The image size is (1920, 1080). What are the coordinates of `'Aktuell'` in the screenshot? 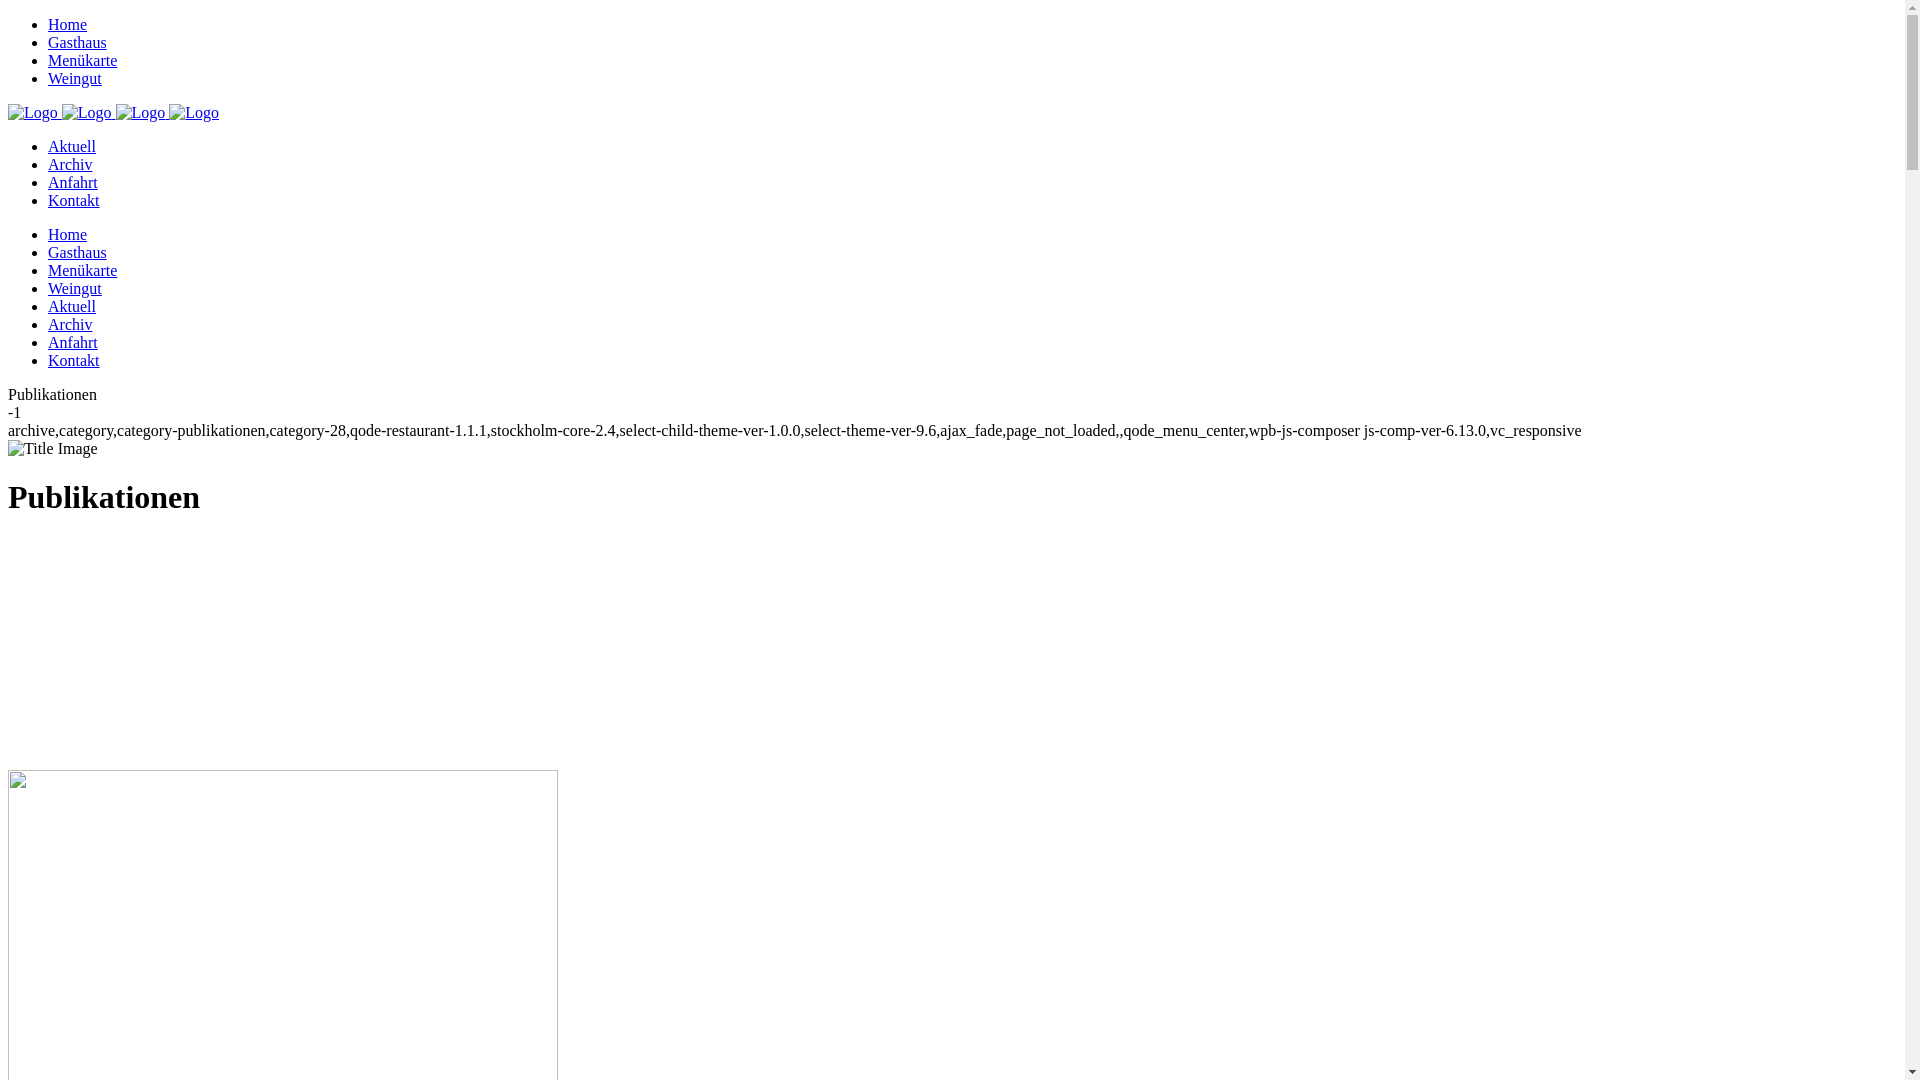 It's located at (72, 145).